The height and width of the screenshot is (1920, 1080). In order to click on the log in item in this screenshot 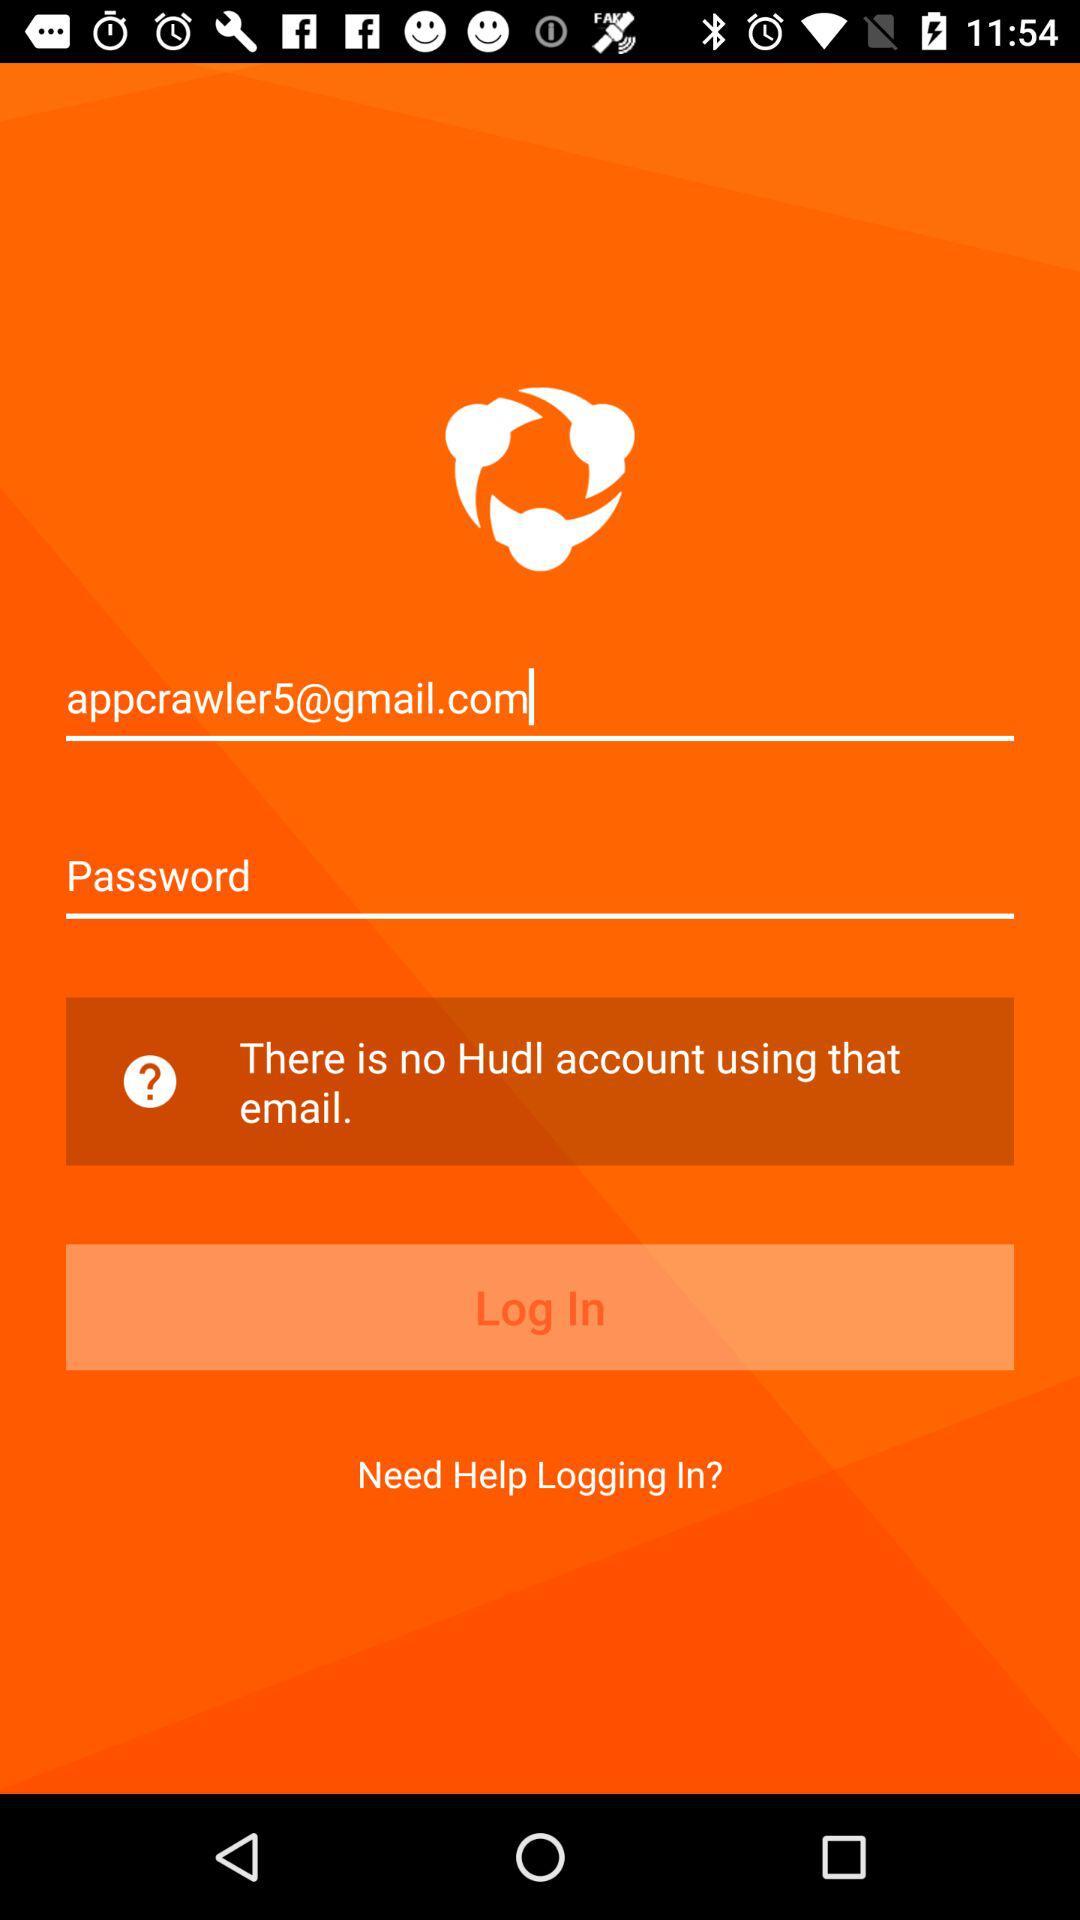, I will do `click(540, 1307)`.